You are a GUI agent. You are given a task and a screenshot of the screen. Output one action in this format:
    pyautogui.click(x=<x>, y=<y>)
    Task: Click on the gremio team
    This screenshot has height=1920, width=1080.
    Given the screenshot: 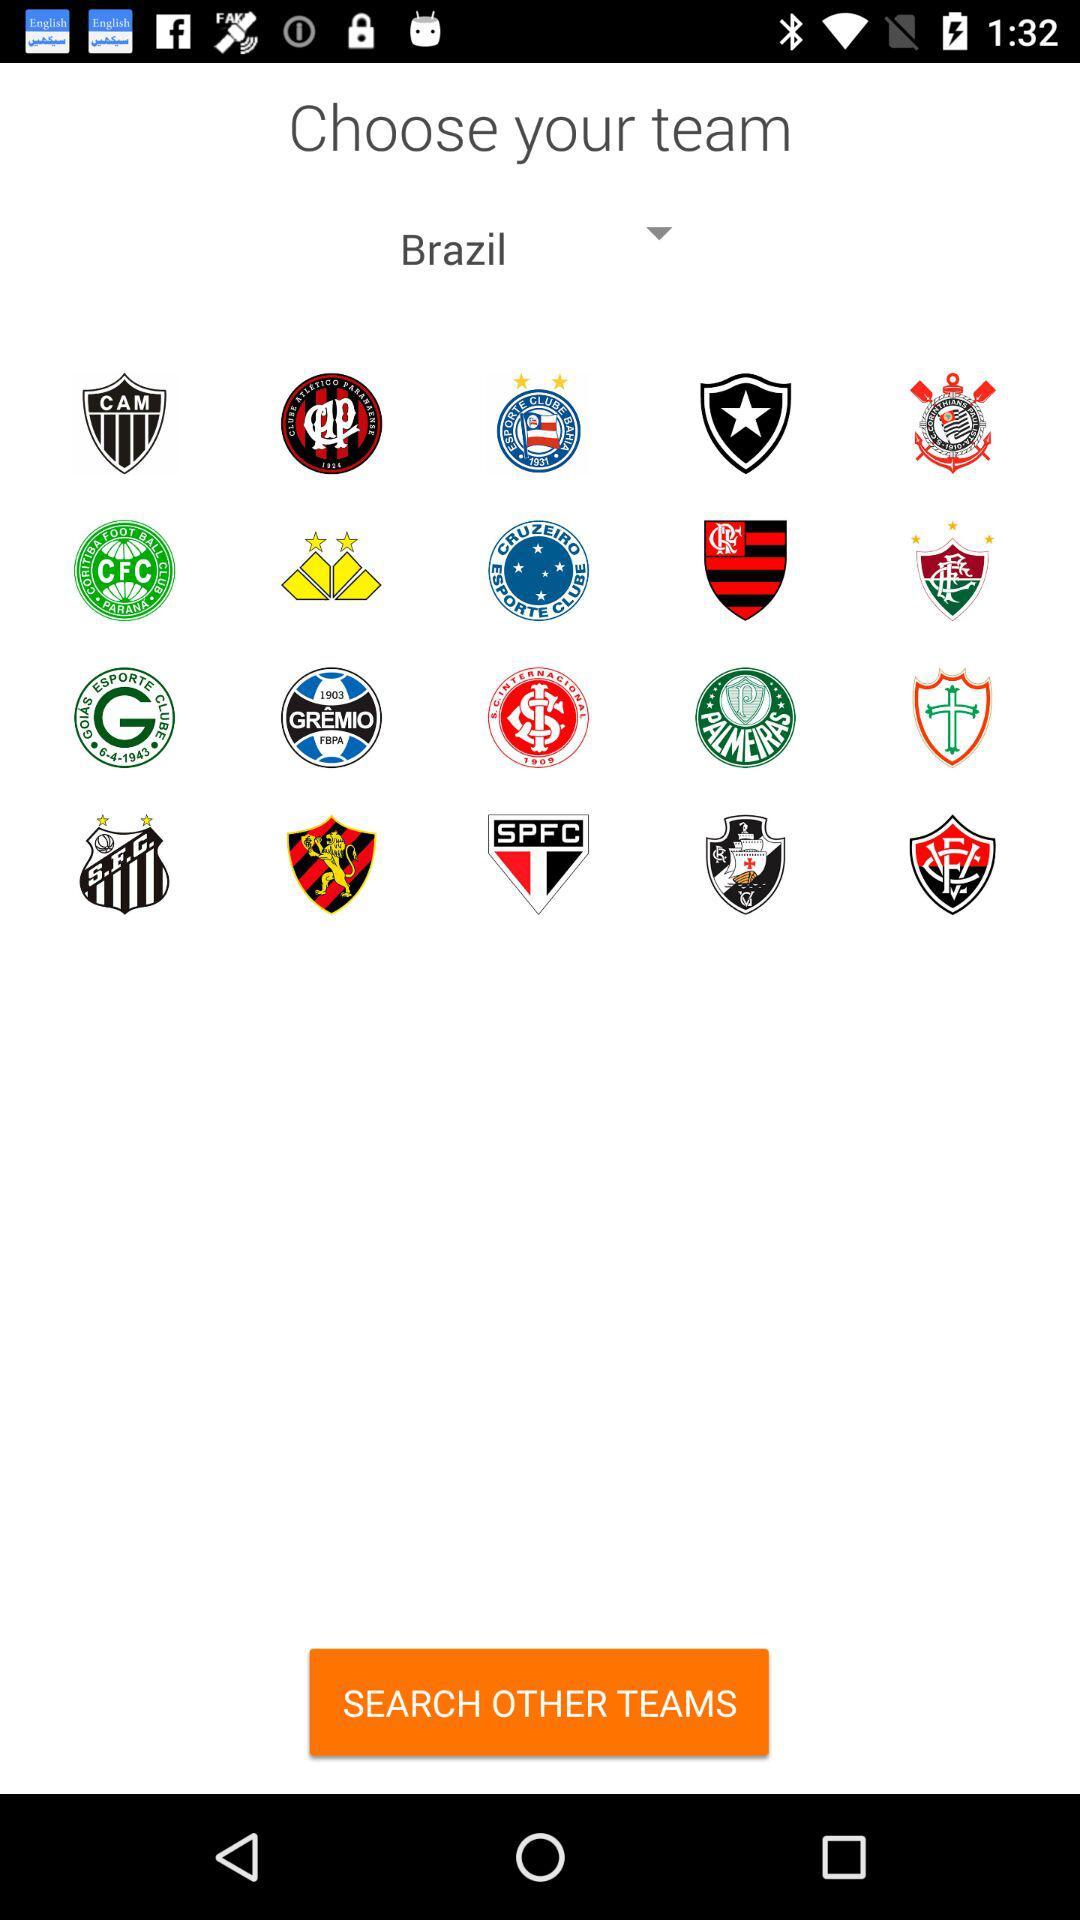 What is the action you would take?
    pyautogui.click(x=330, y=717)
    